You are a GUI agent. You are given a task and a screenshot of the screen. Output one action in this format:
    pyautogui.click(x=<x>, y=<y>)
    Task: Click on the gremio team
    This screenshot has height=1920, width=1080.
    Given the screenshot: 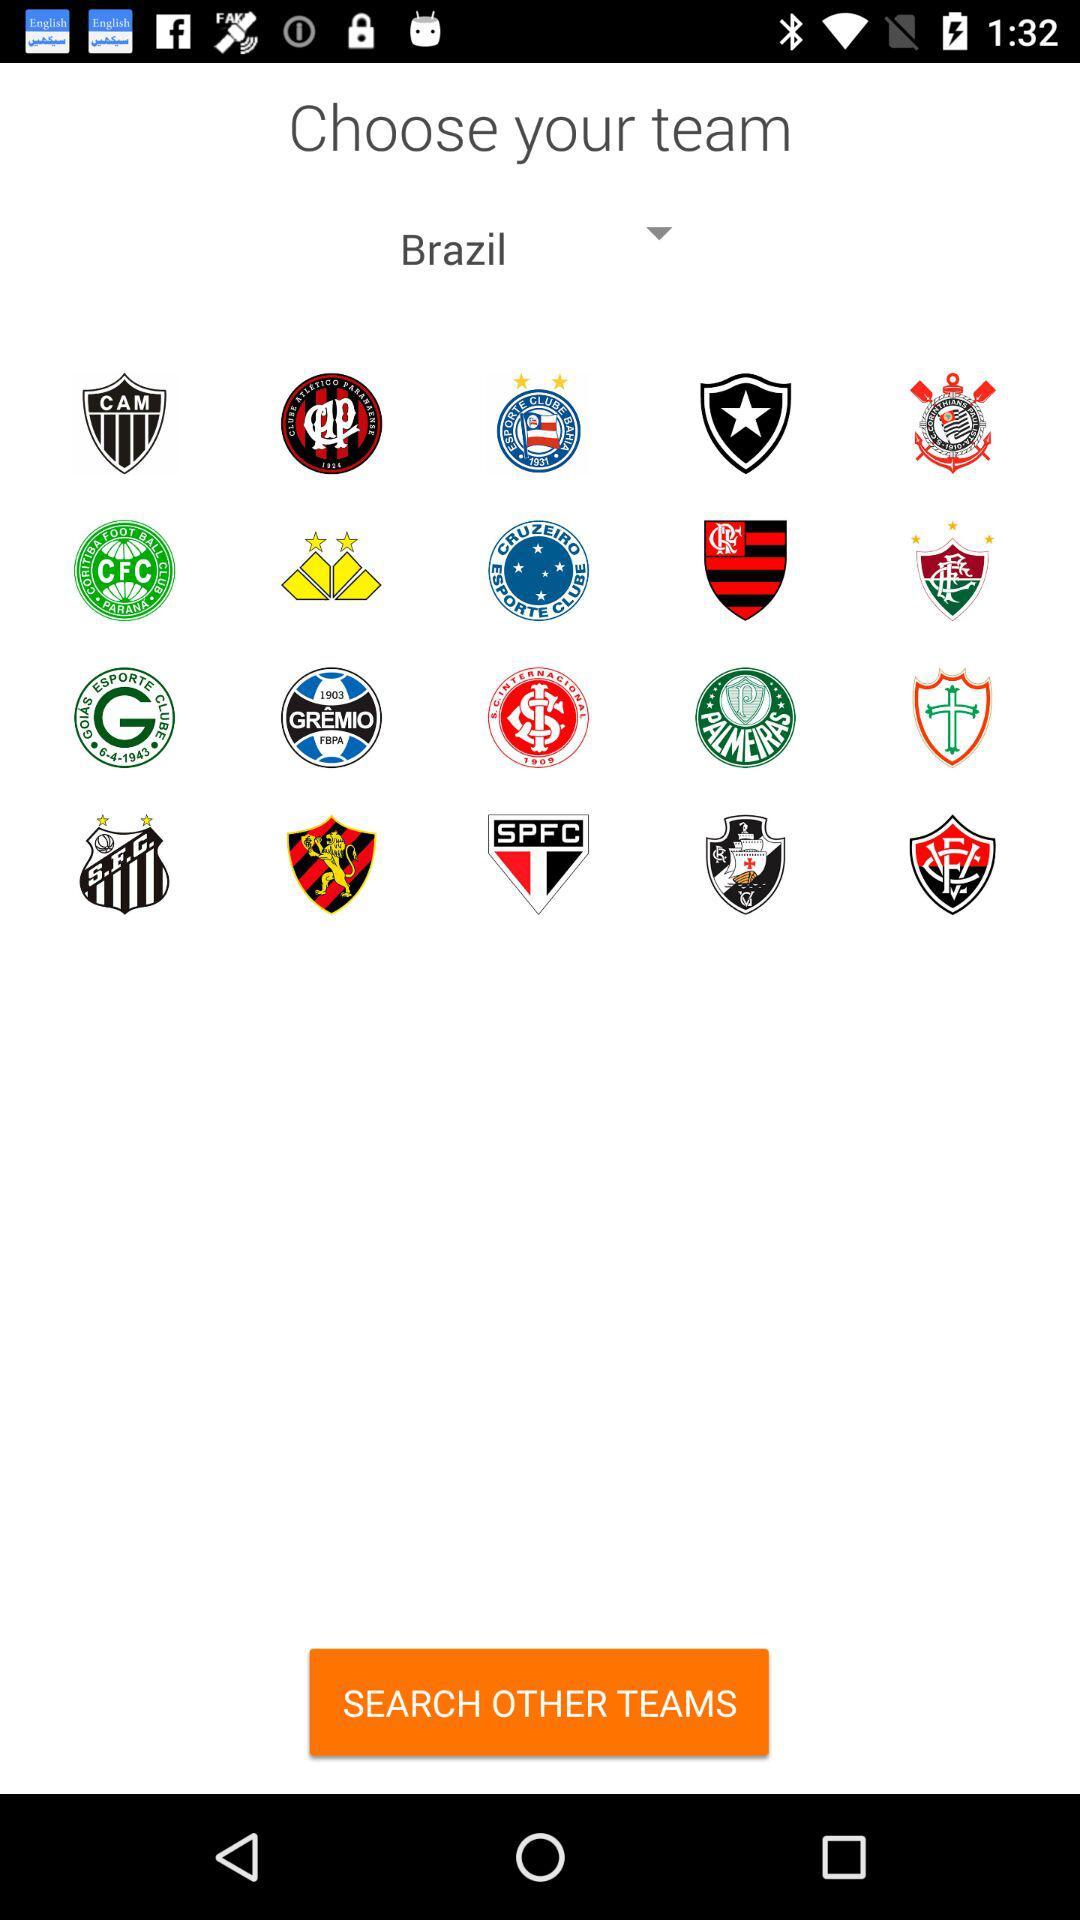 What is the action you would take?
    pyautogui.click(x=330, y=717)
    